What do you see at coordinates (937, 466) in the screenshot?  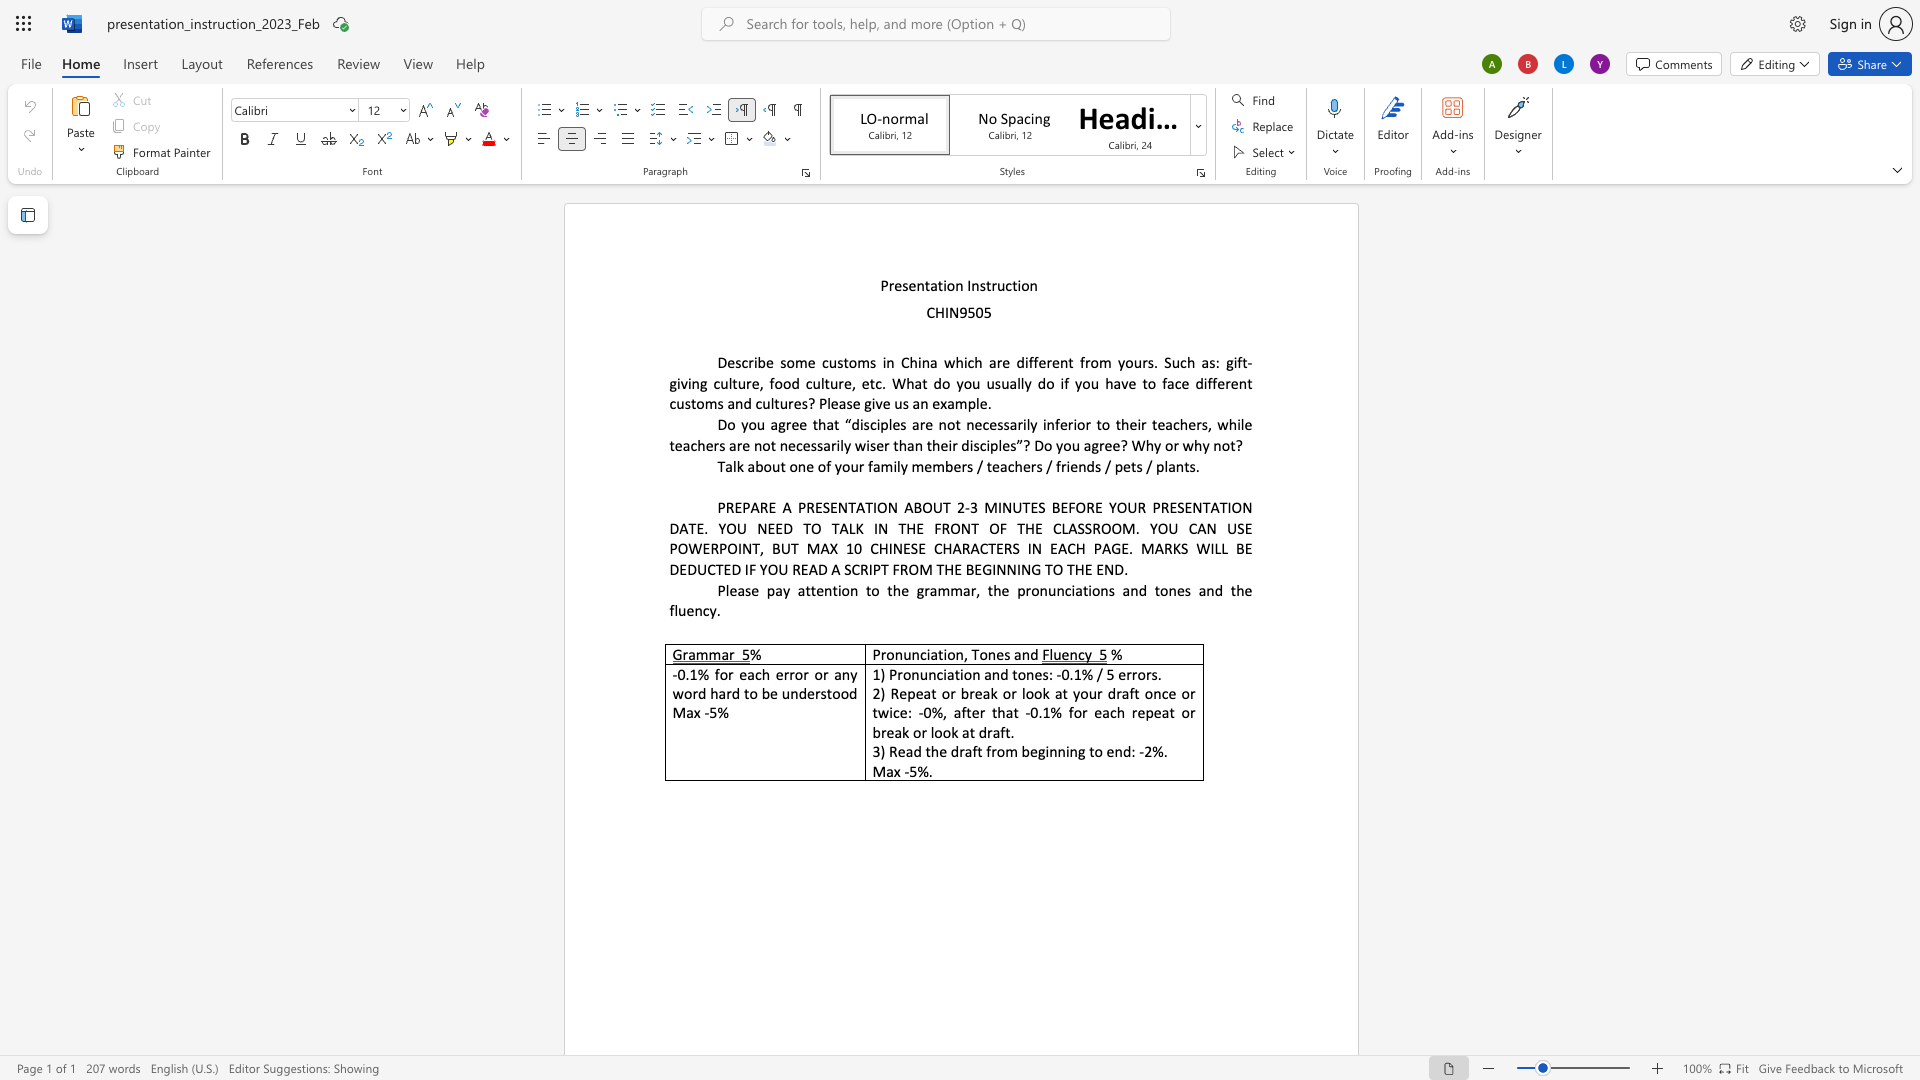 I see `the 3th character "m" in the text` at bounding box center [937, 466].